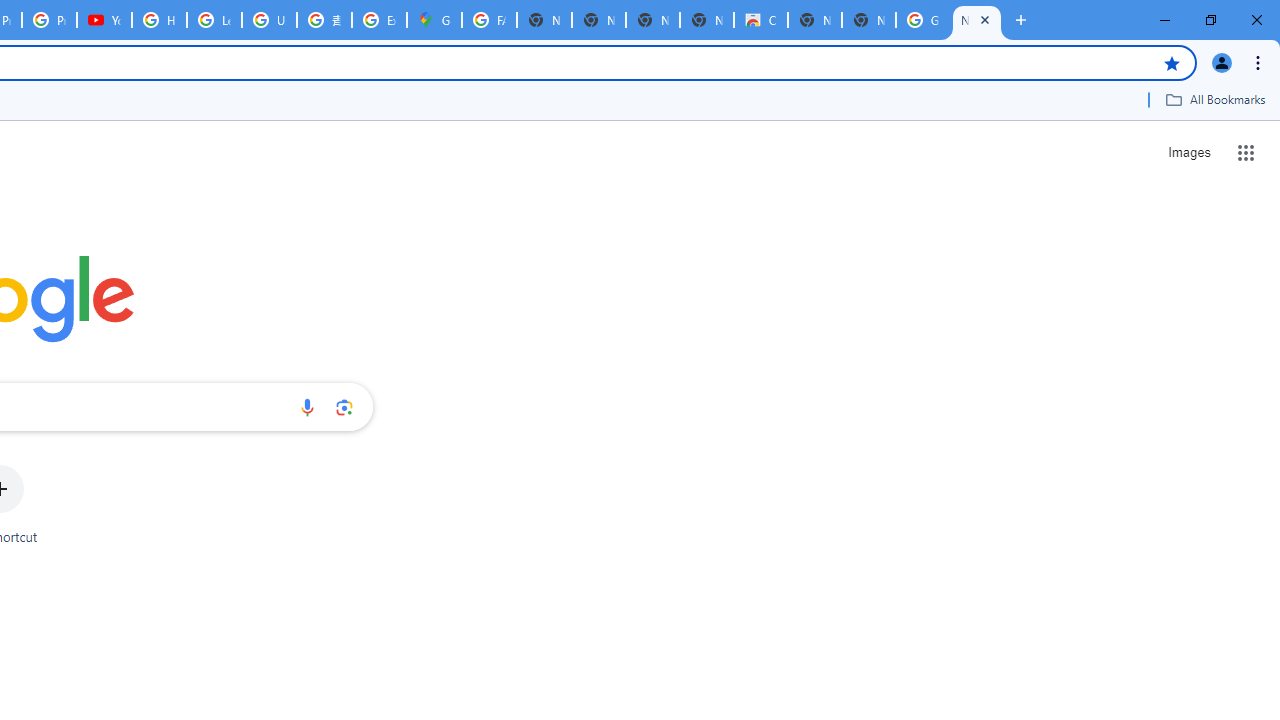 The height and width of the screenshot is (720, 1280). Describe the element at coordinates (921, 20) in the screenshot. I see `'Google Images'` at that location.